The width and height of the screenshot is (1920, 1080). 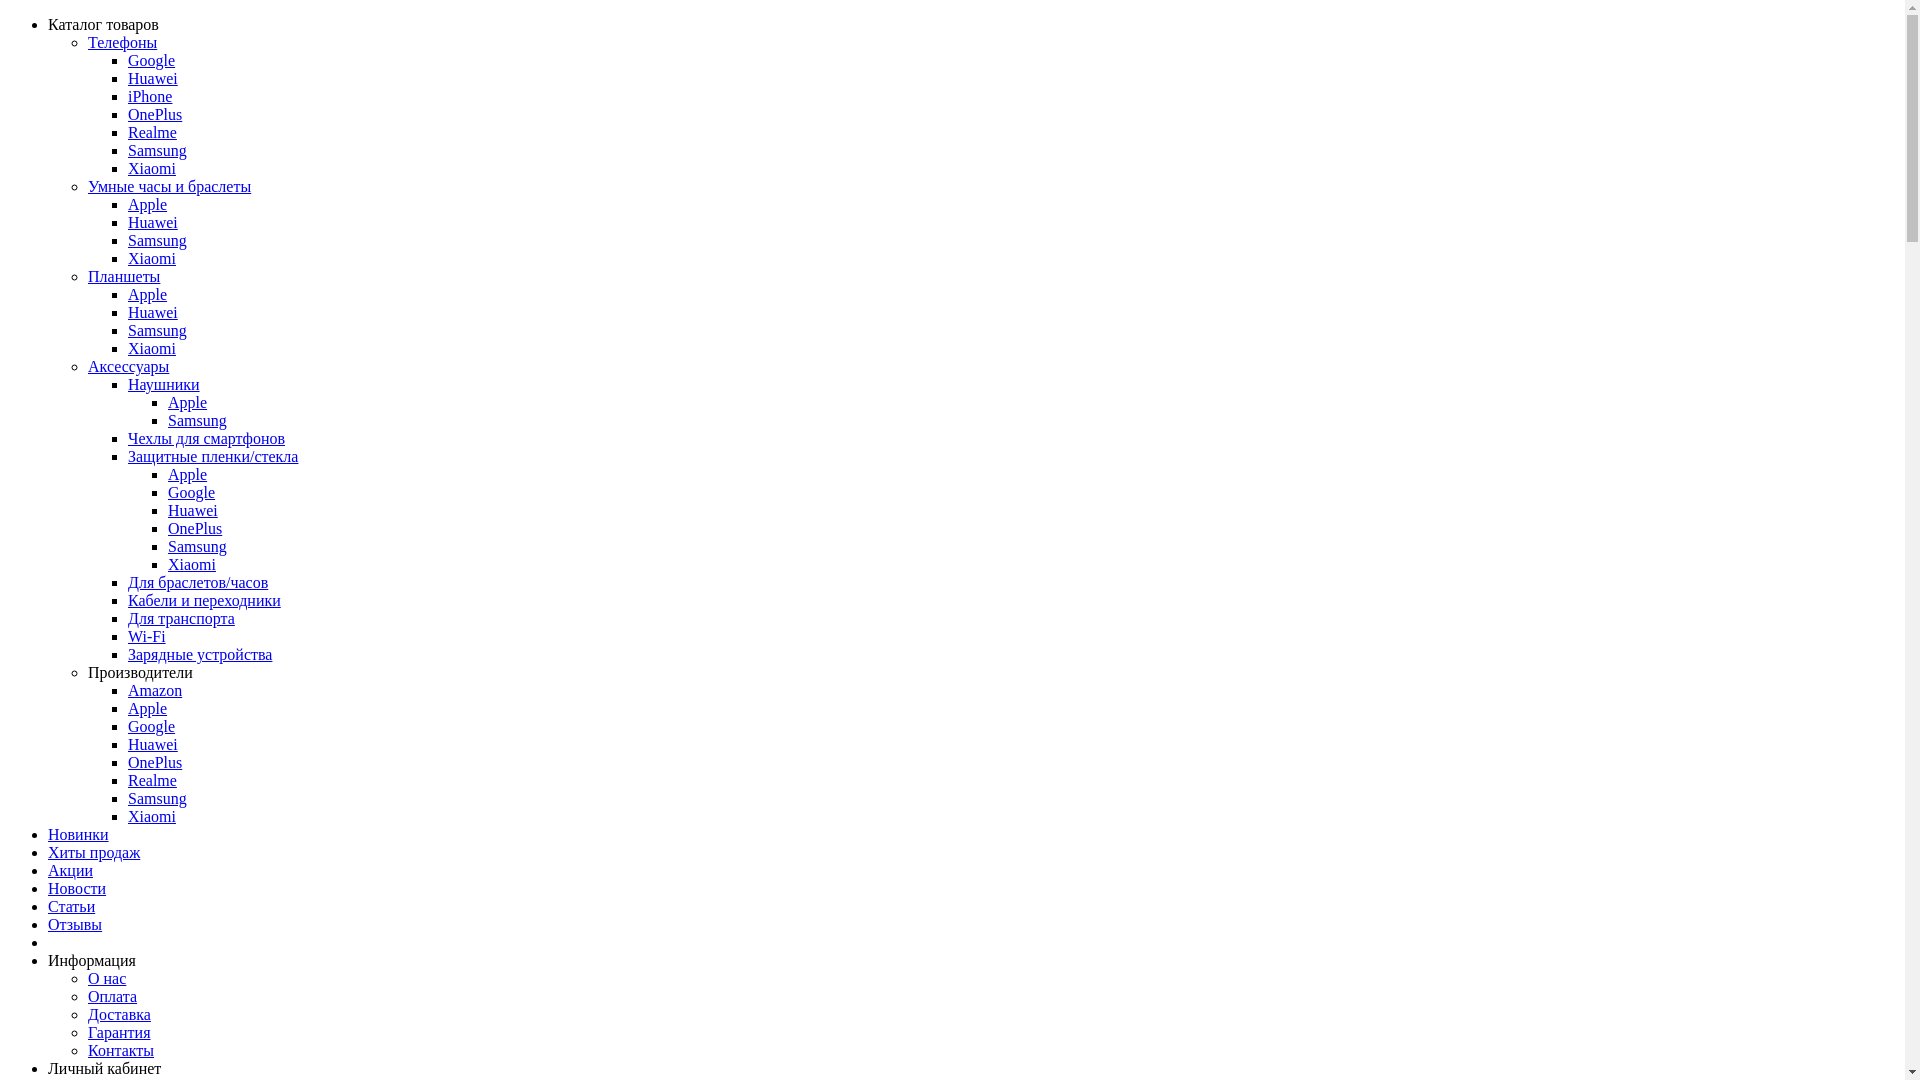 I want to click on 'Huawei', so click(x=152, y=222).